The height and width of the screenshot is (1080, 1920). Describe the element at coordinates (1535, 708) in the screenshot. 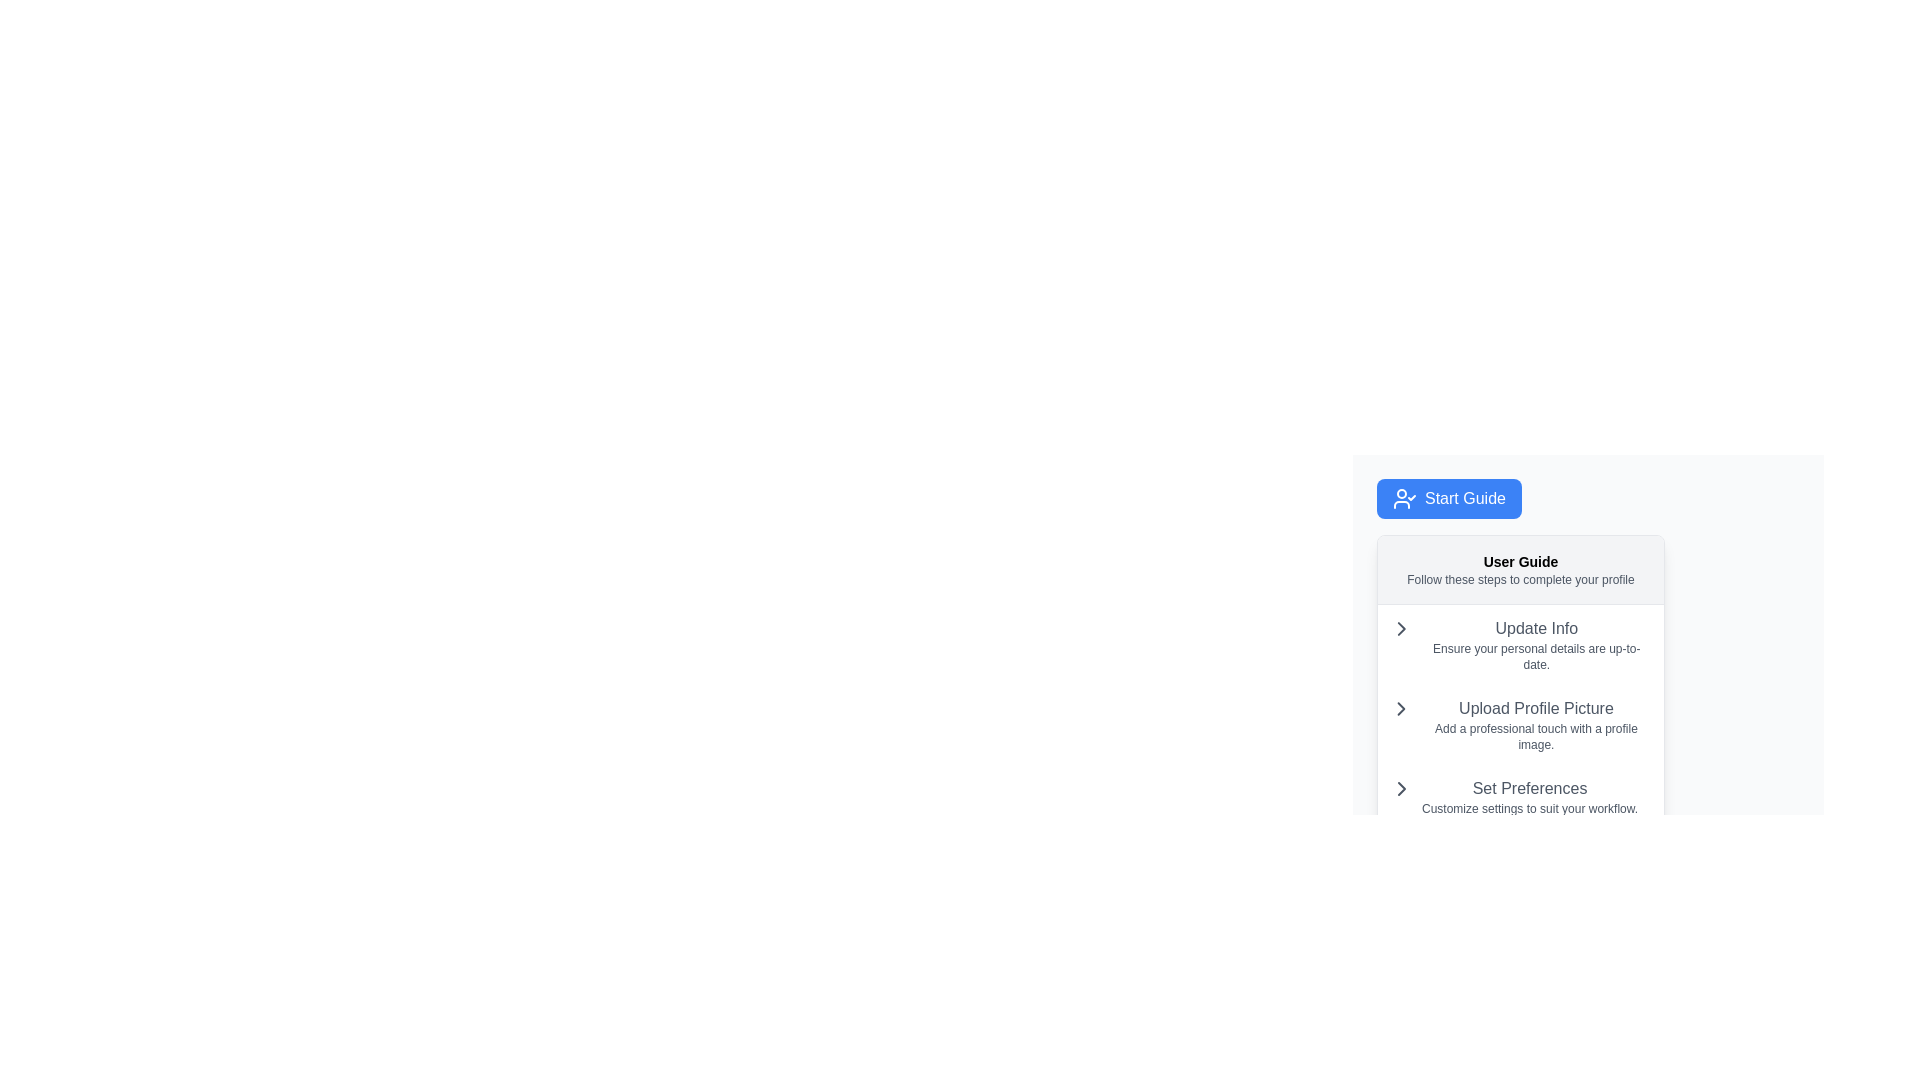

I see `the text label that provides a title for the section regarding uploading a profile picture, which is located below the 'Update Info' heading` at that location.